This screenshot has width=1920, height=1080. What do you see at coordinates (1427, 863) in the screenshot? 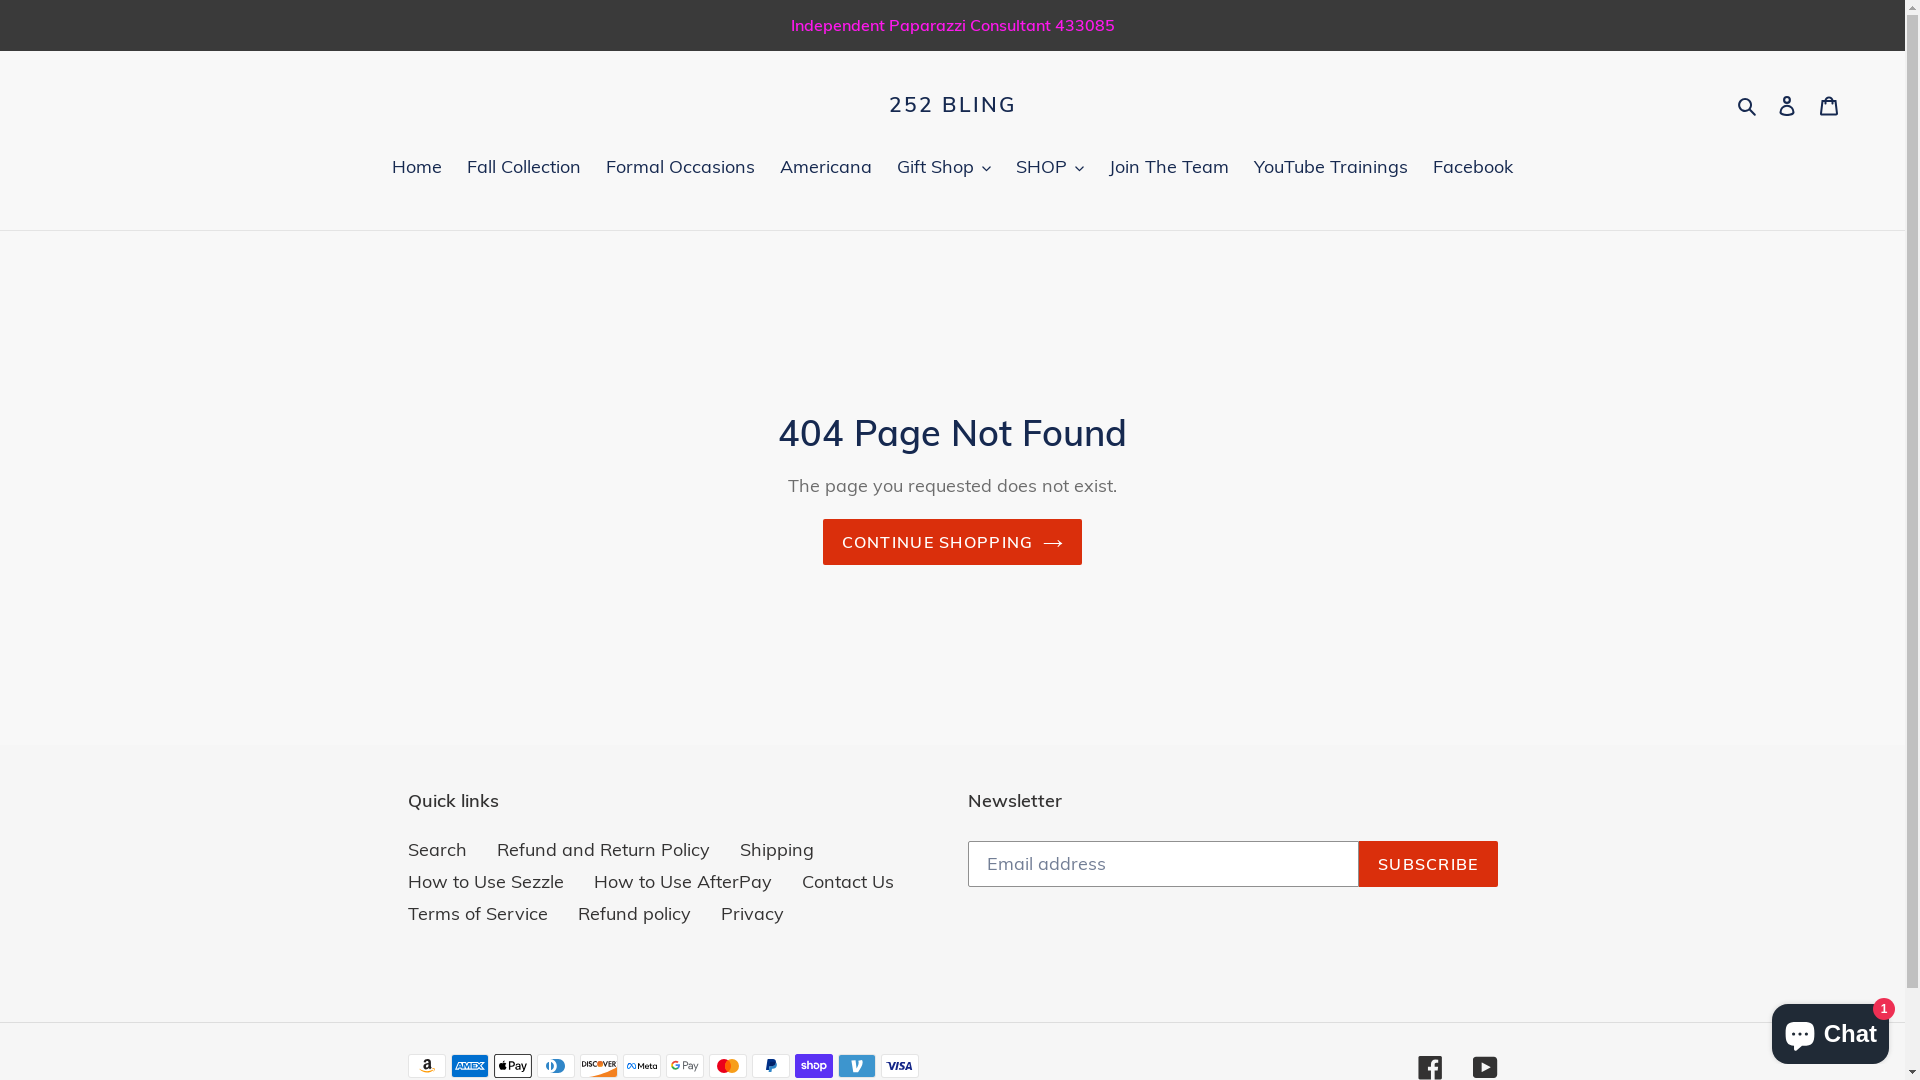
I see `'SUBSCRIBE'` at bounding box center [1427, 863].